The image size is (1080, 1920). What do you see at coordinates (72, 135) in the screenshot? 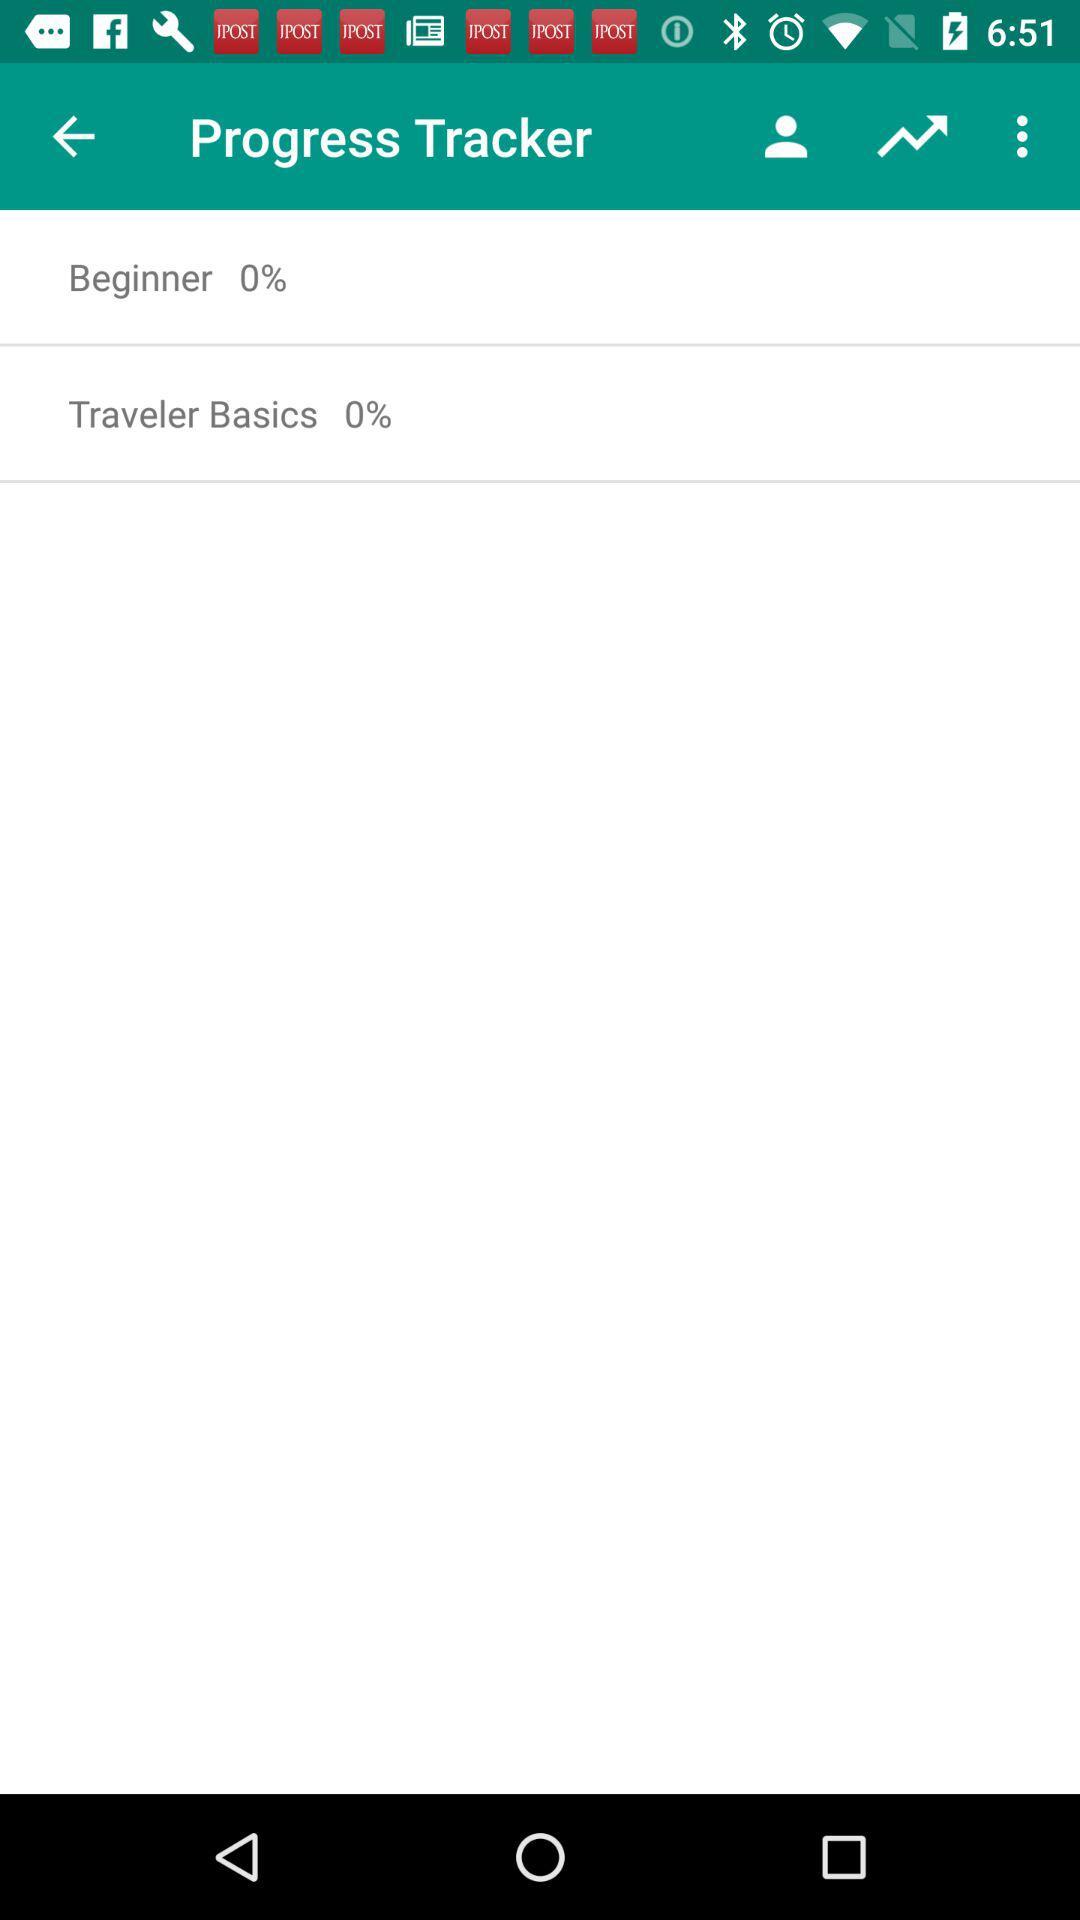
I see `item above the beginner` at bounding box center [72, 135].